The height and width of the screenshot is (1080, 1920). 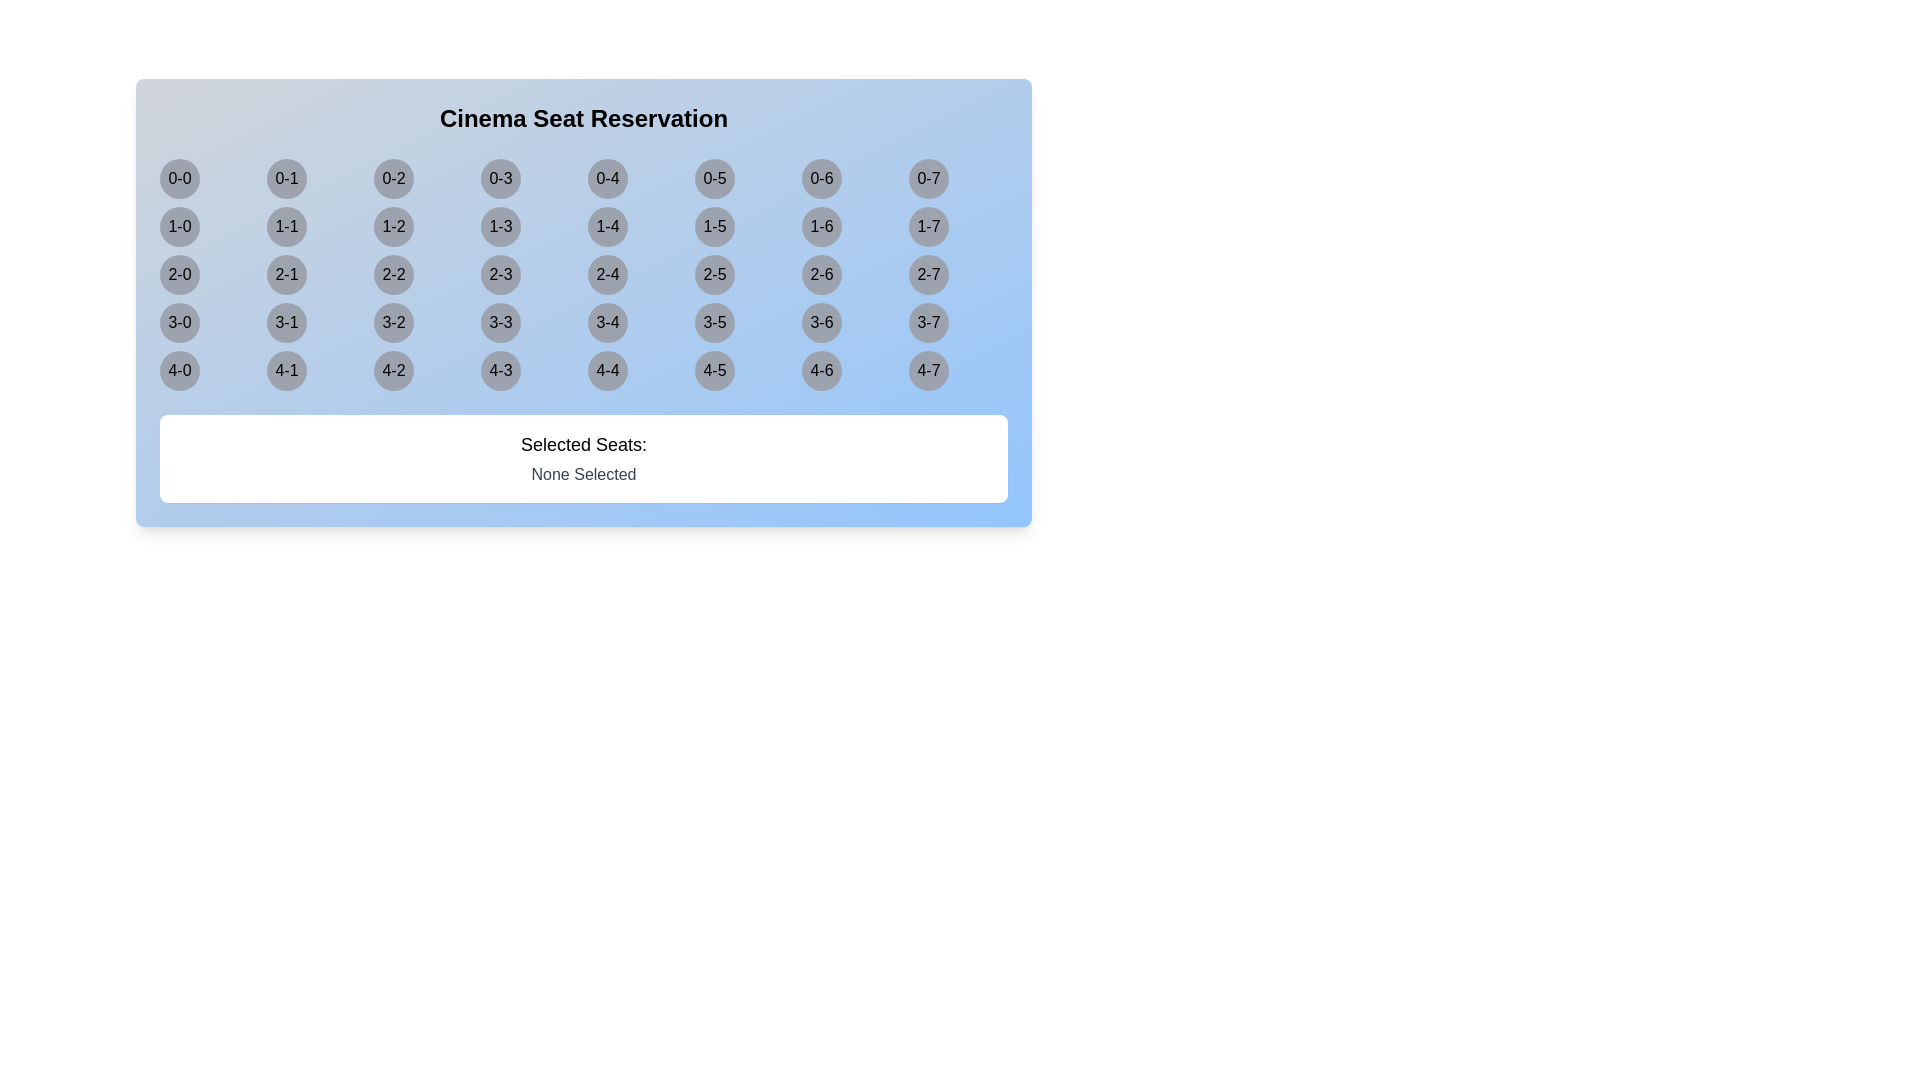 I want to click on the Informational display panel at the bottom center of the cinema seat reservation interface, so click(x=583, y=459).